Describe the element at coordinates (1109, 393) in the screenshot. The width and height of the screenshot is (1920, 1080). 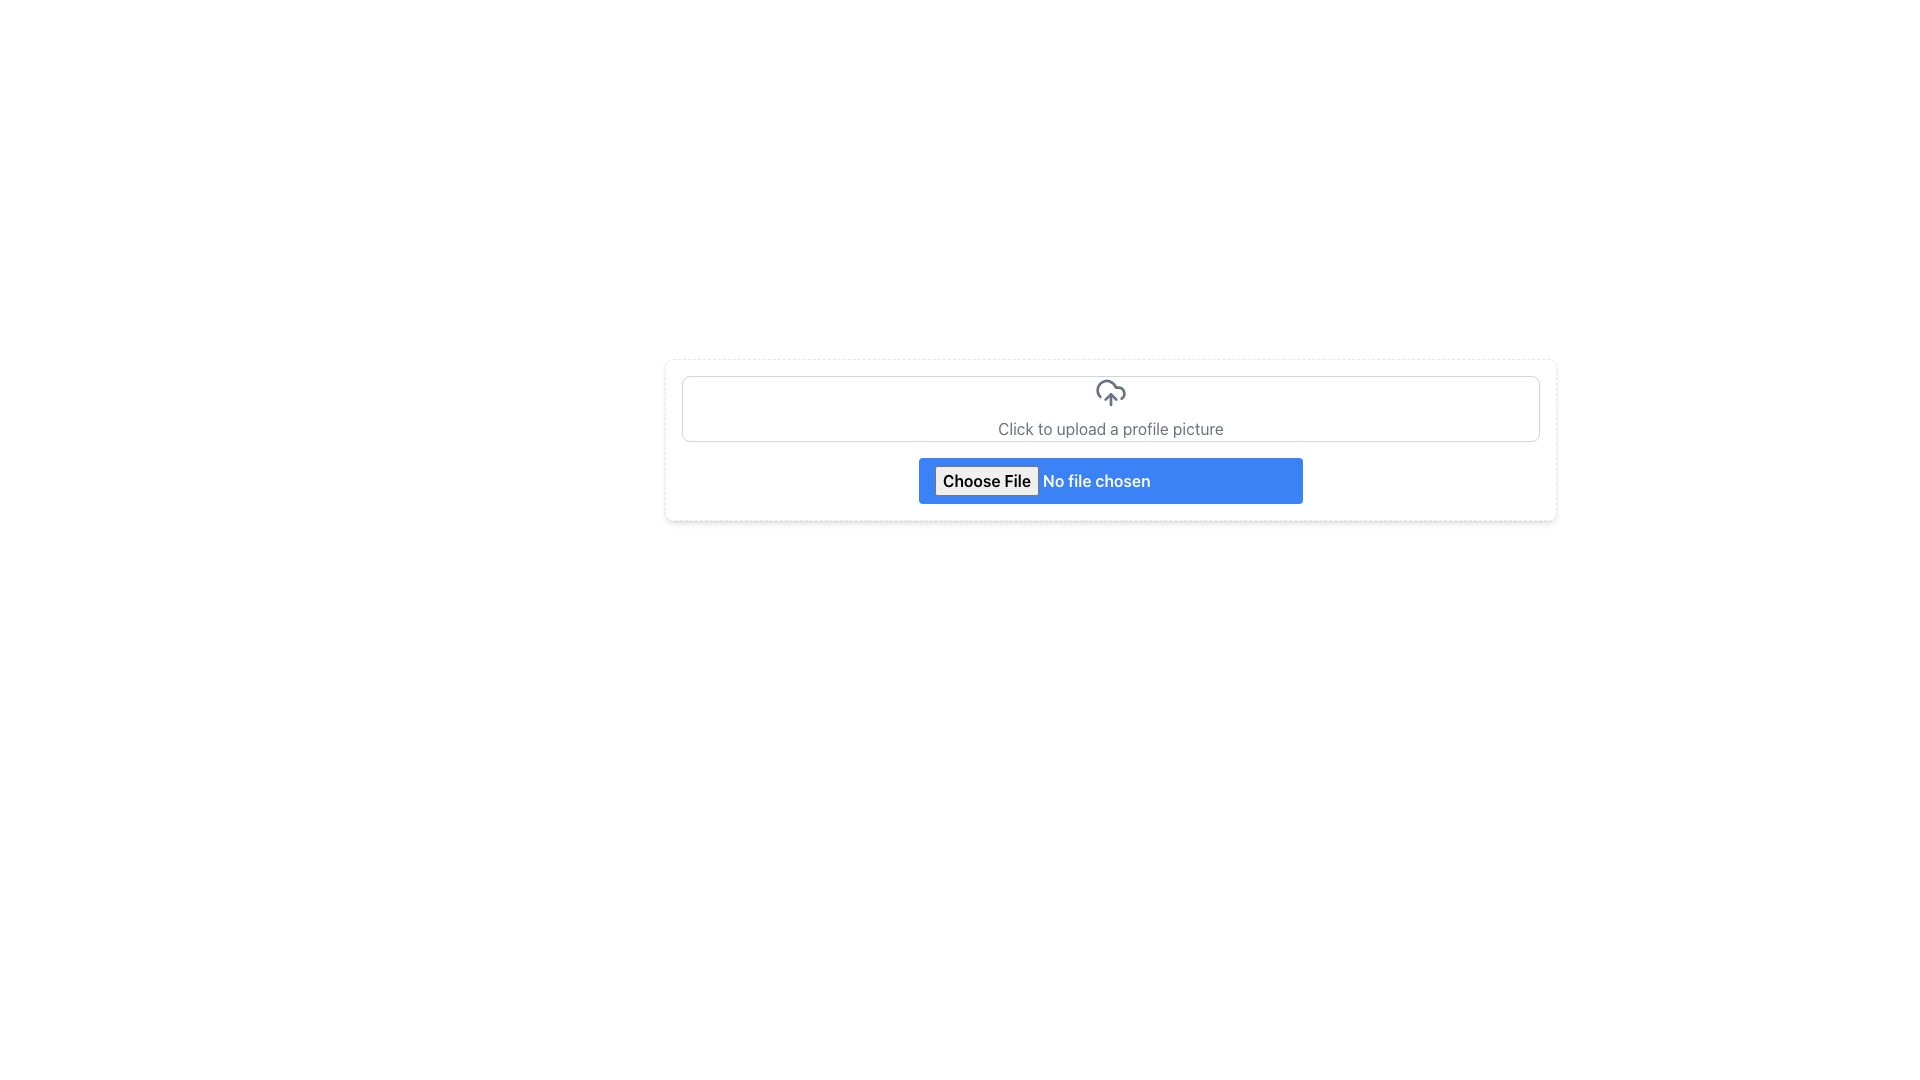
I see `the upload profile picture icon located above the 'Click to upload a profile picture' text, which is centrally positioned in the UI section for profile picture uploads` at that location.